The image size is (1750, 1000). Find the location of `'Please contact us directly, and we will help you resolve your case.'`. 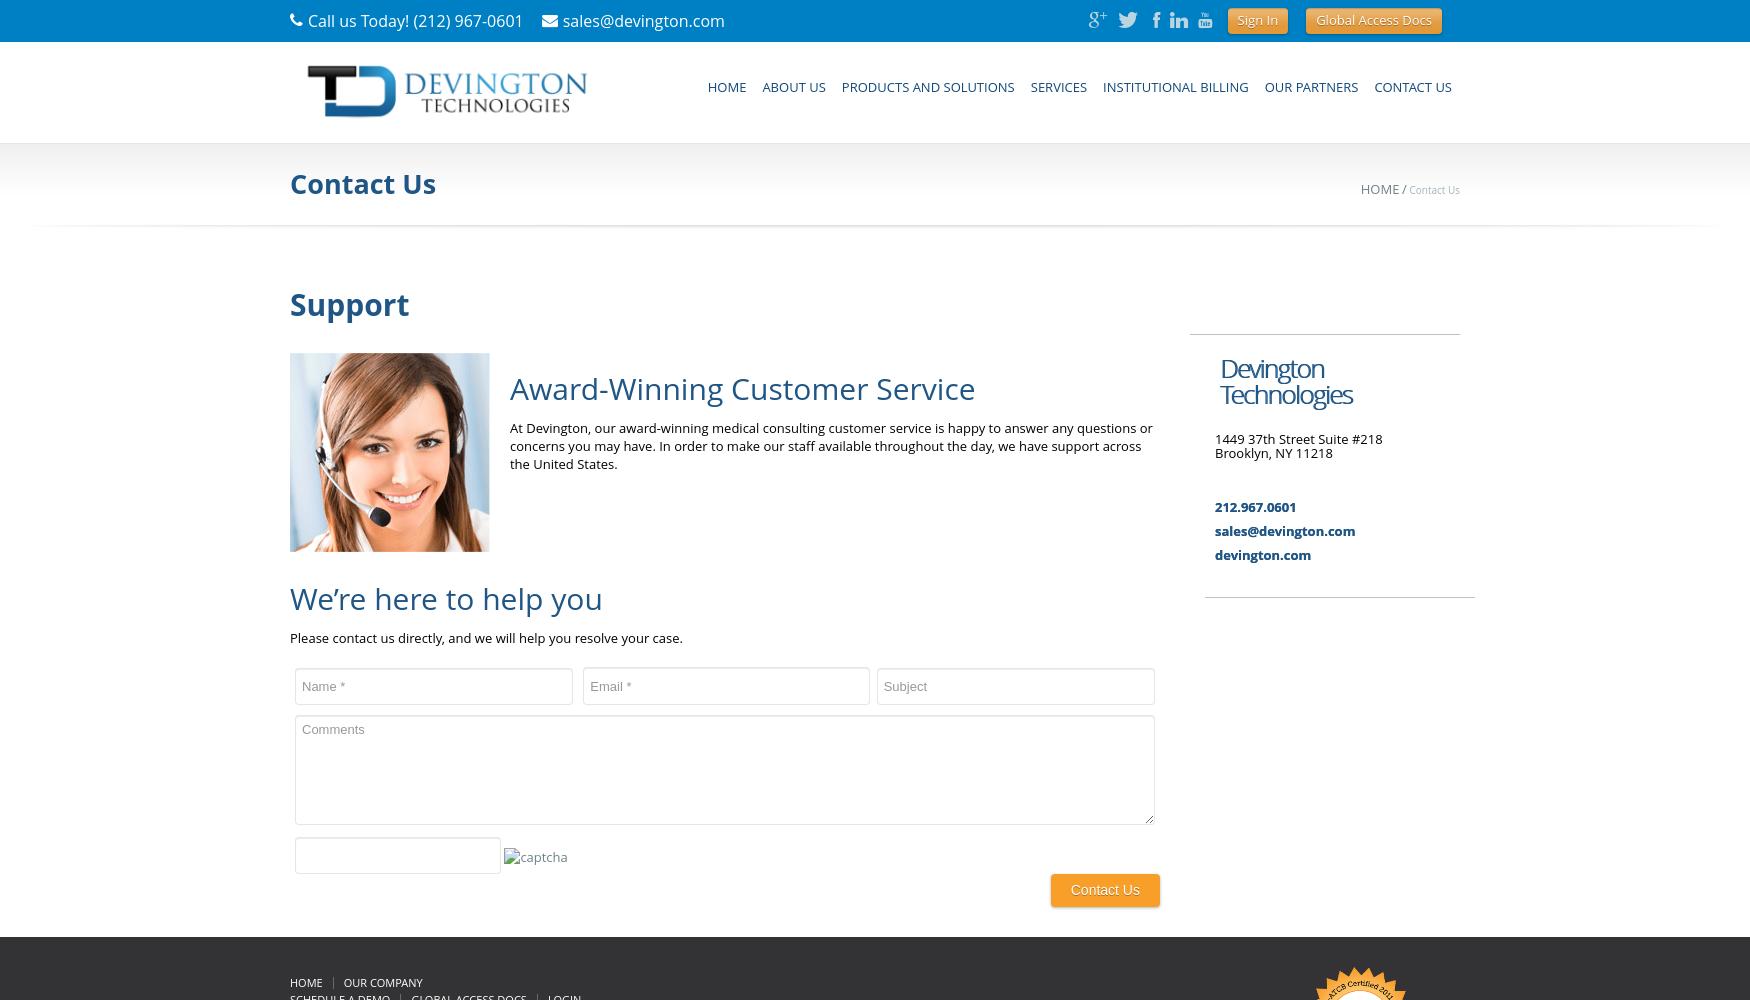

'Please contact us directly, and we will help you resolve your case.' is located at coordinates (485, 638).